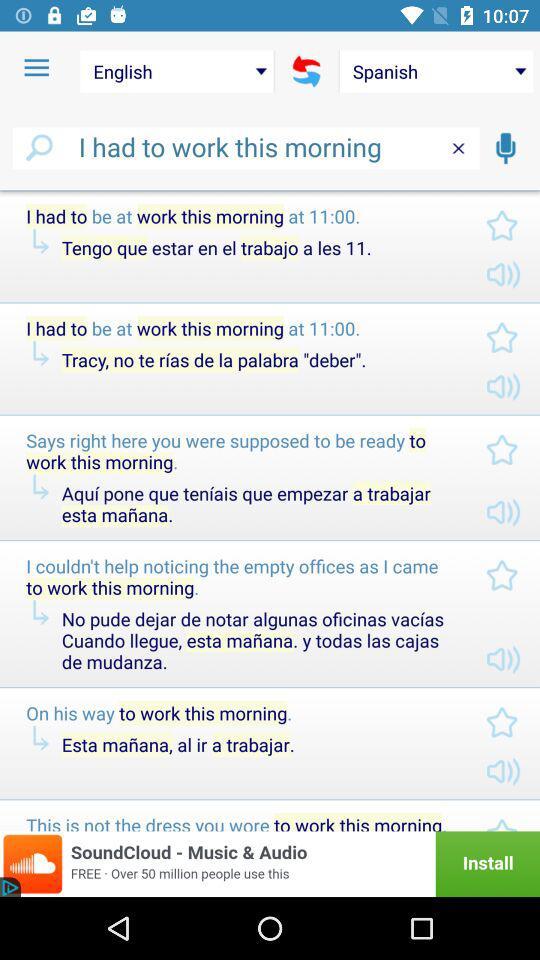 The height and width of the screenshot is (960, 540). I want to click on the icon to the right of the english, so click(306, 71).